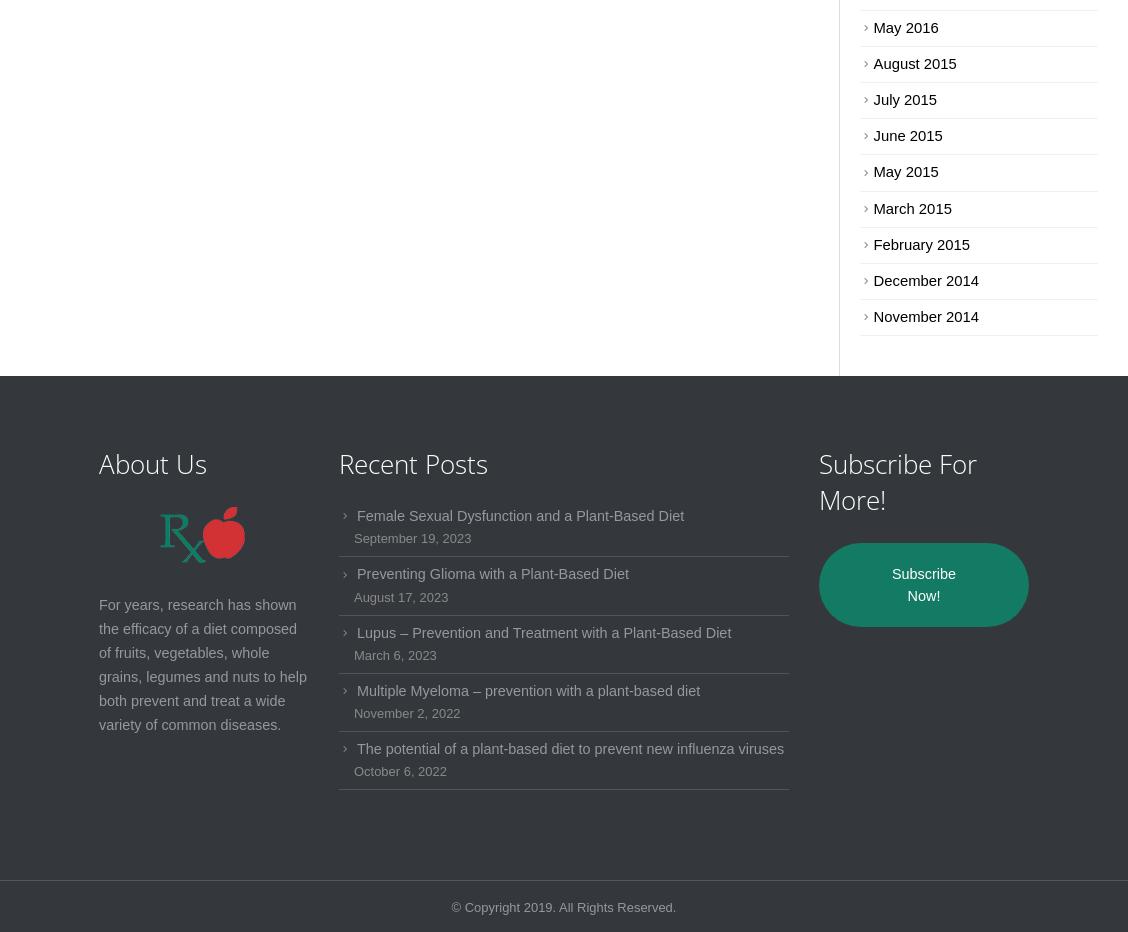 The image size is (1128, 932). What do you see at coordinates (913, 64) in the screenshot?
I see `'August 2015'` at bounding box center [913, 64].